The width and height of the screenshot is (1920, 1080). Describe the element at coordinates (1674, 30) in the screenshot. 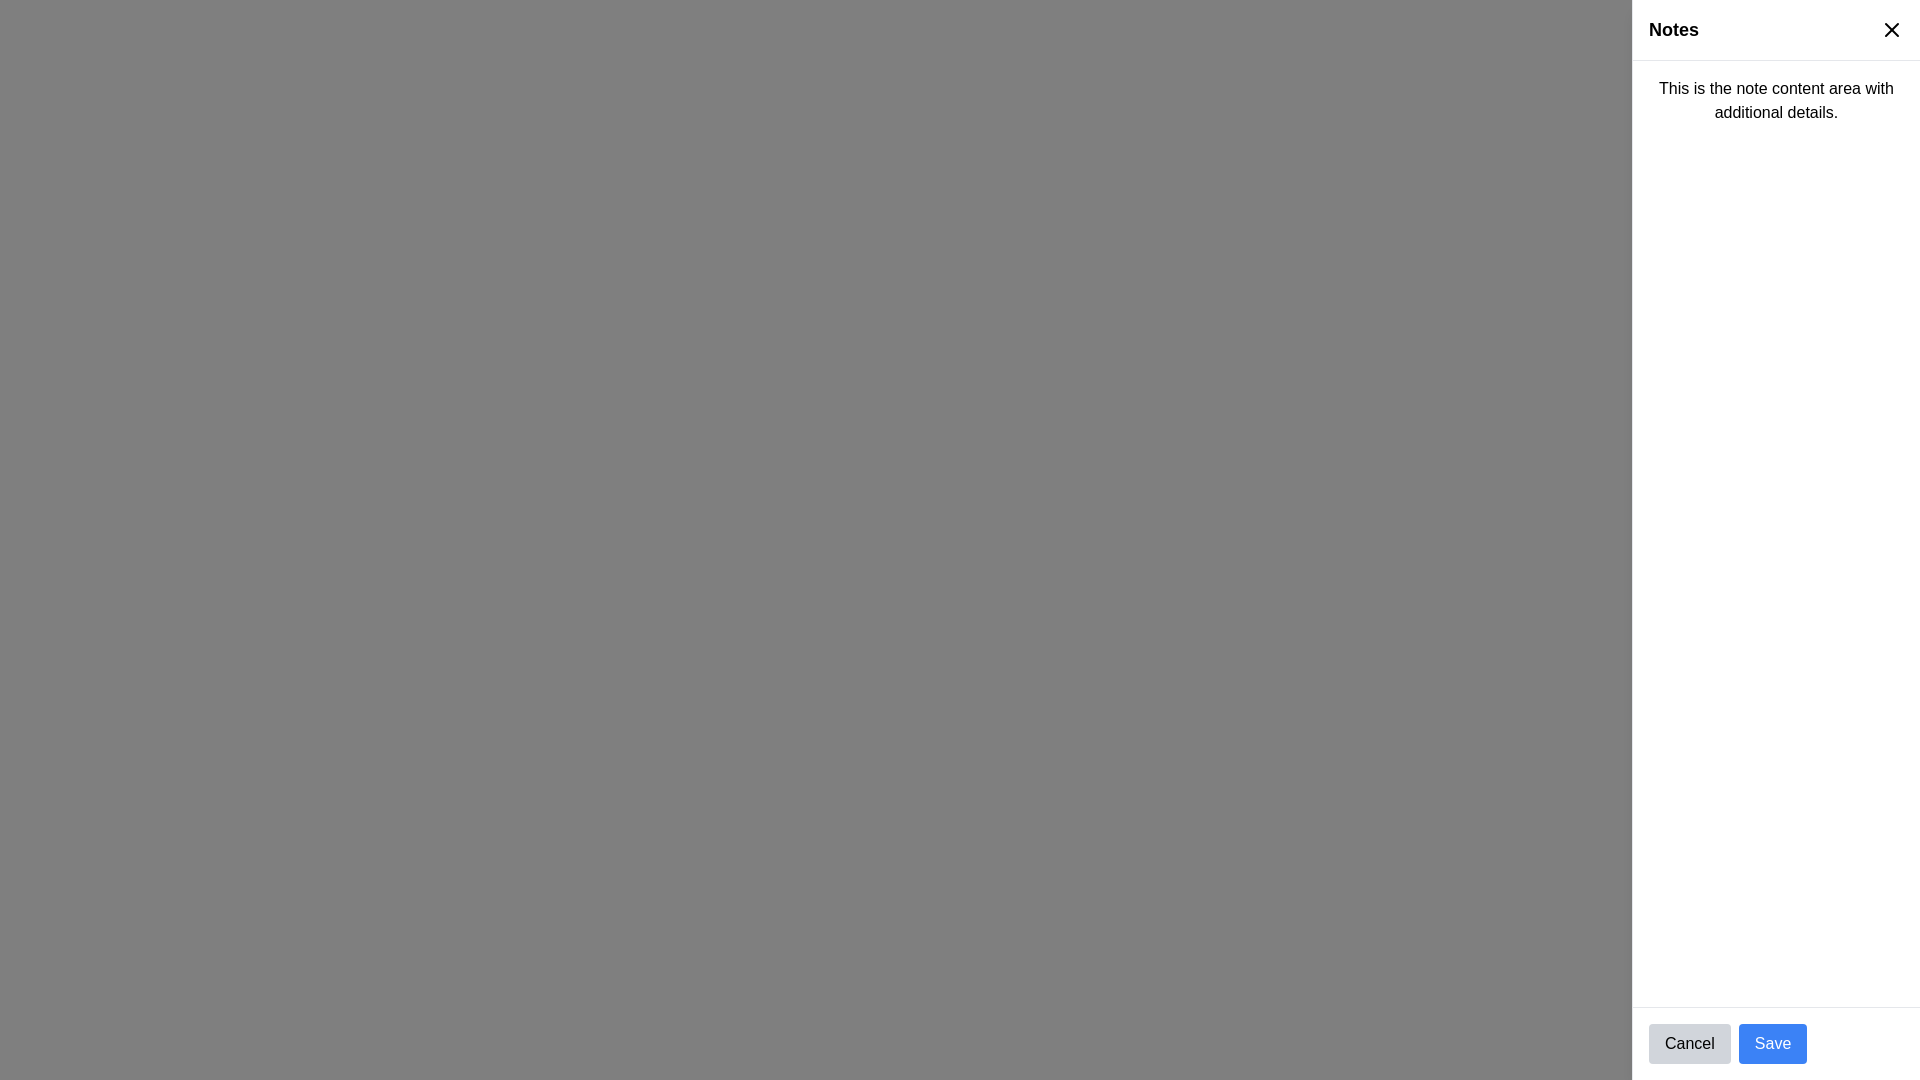

I see `static text label displaying the word 'Notes', which is positioned at the top left corner of a white panel` at that location.